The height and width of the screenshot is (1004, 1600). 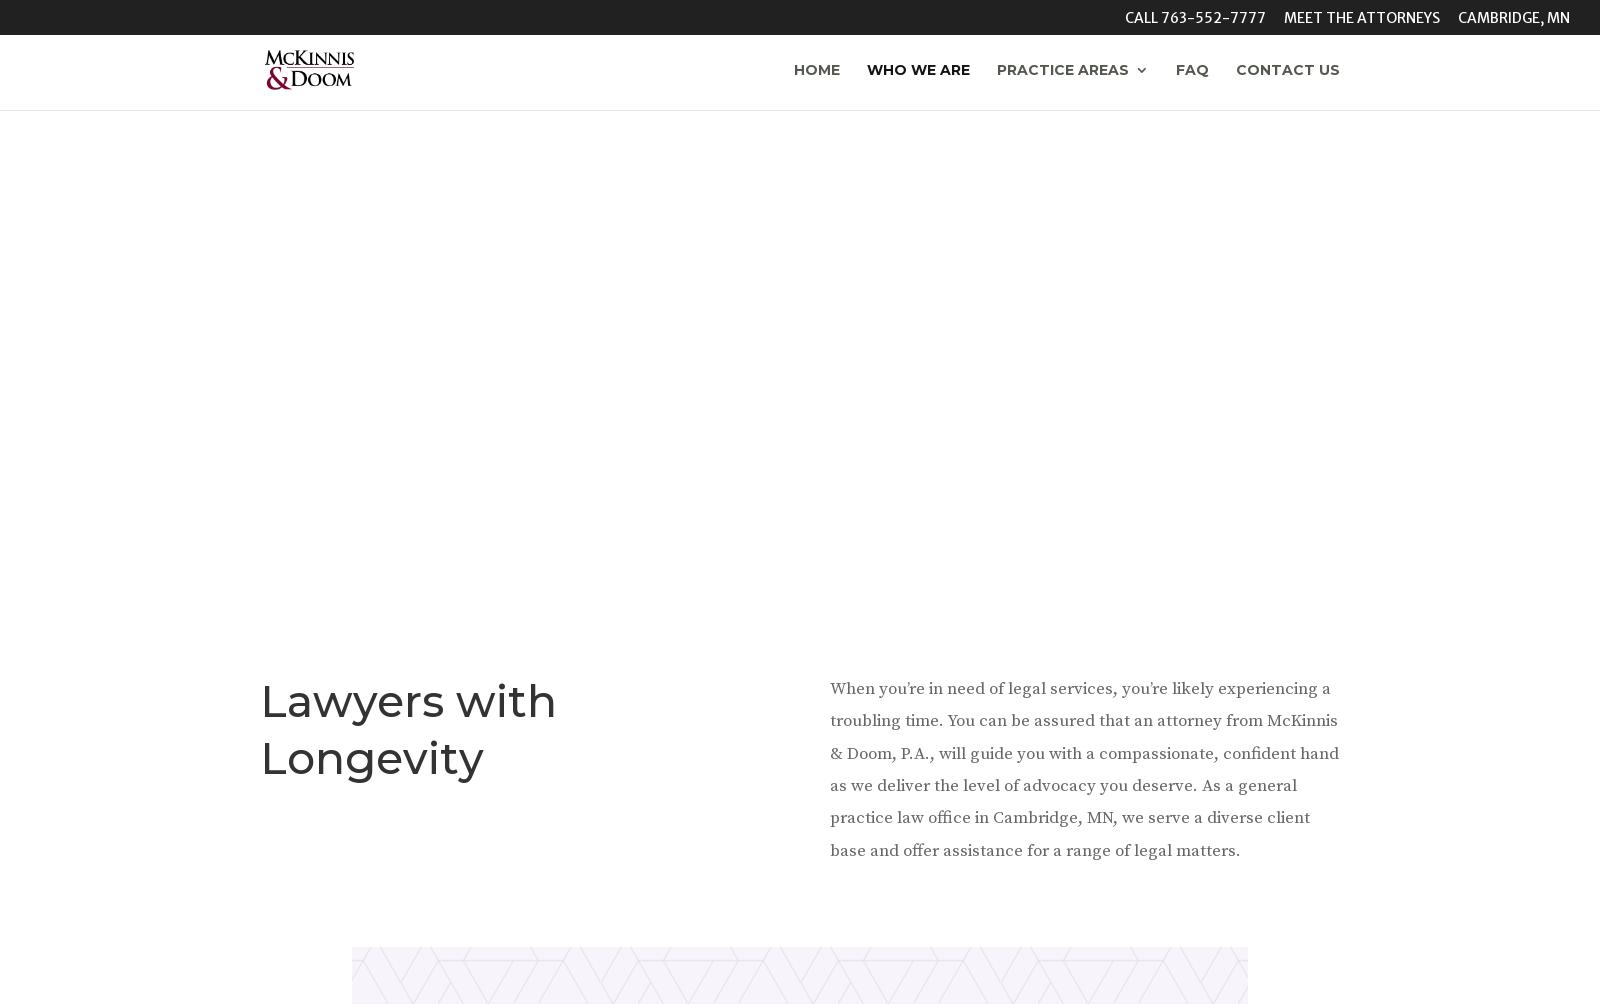 What do you see at coordinates (1114, 314) in the screenshot?
I see `'Personal Injury & Wrongful Death'` at bounding box center [1114, 314].